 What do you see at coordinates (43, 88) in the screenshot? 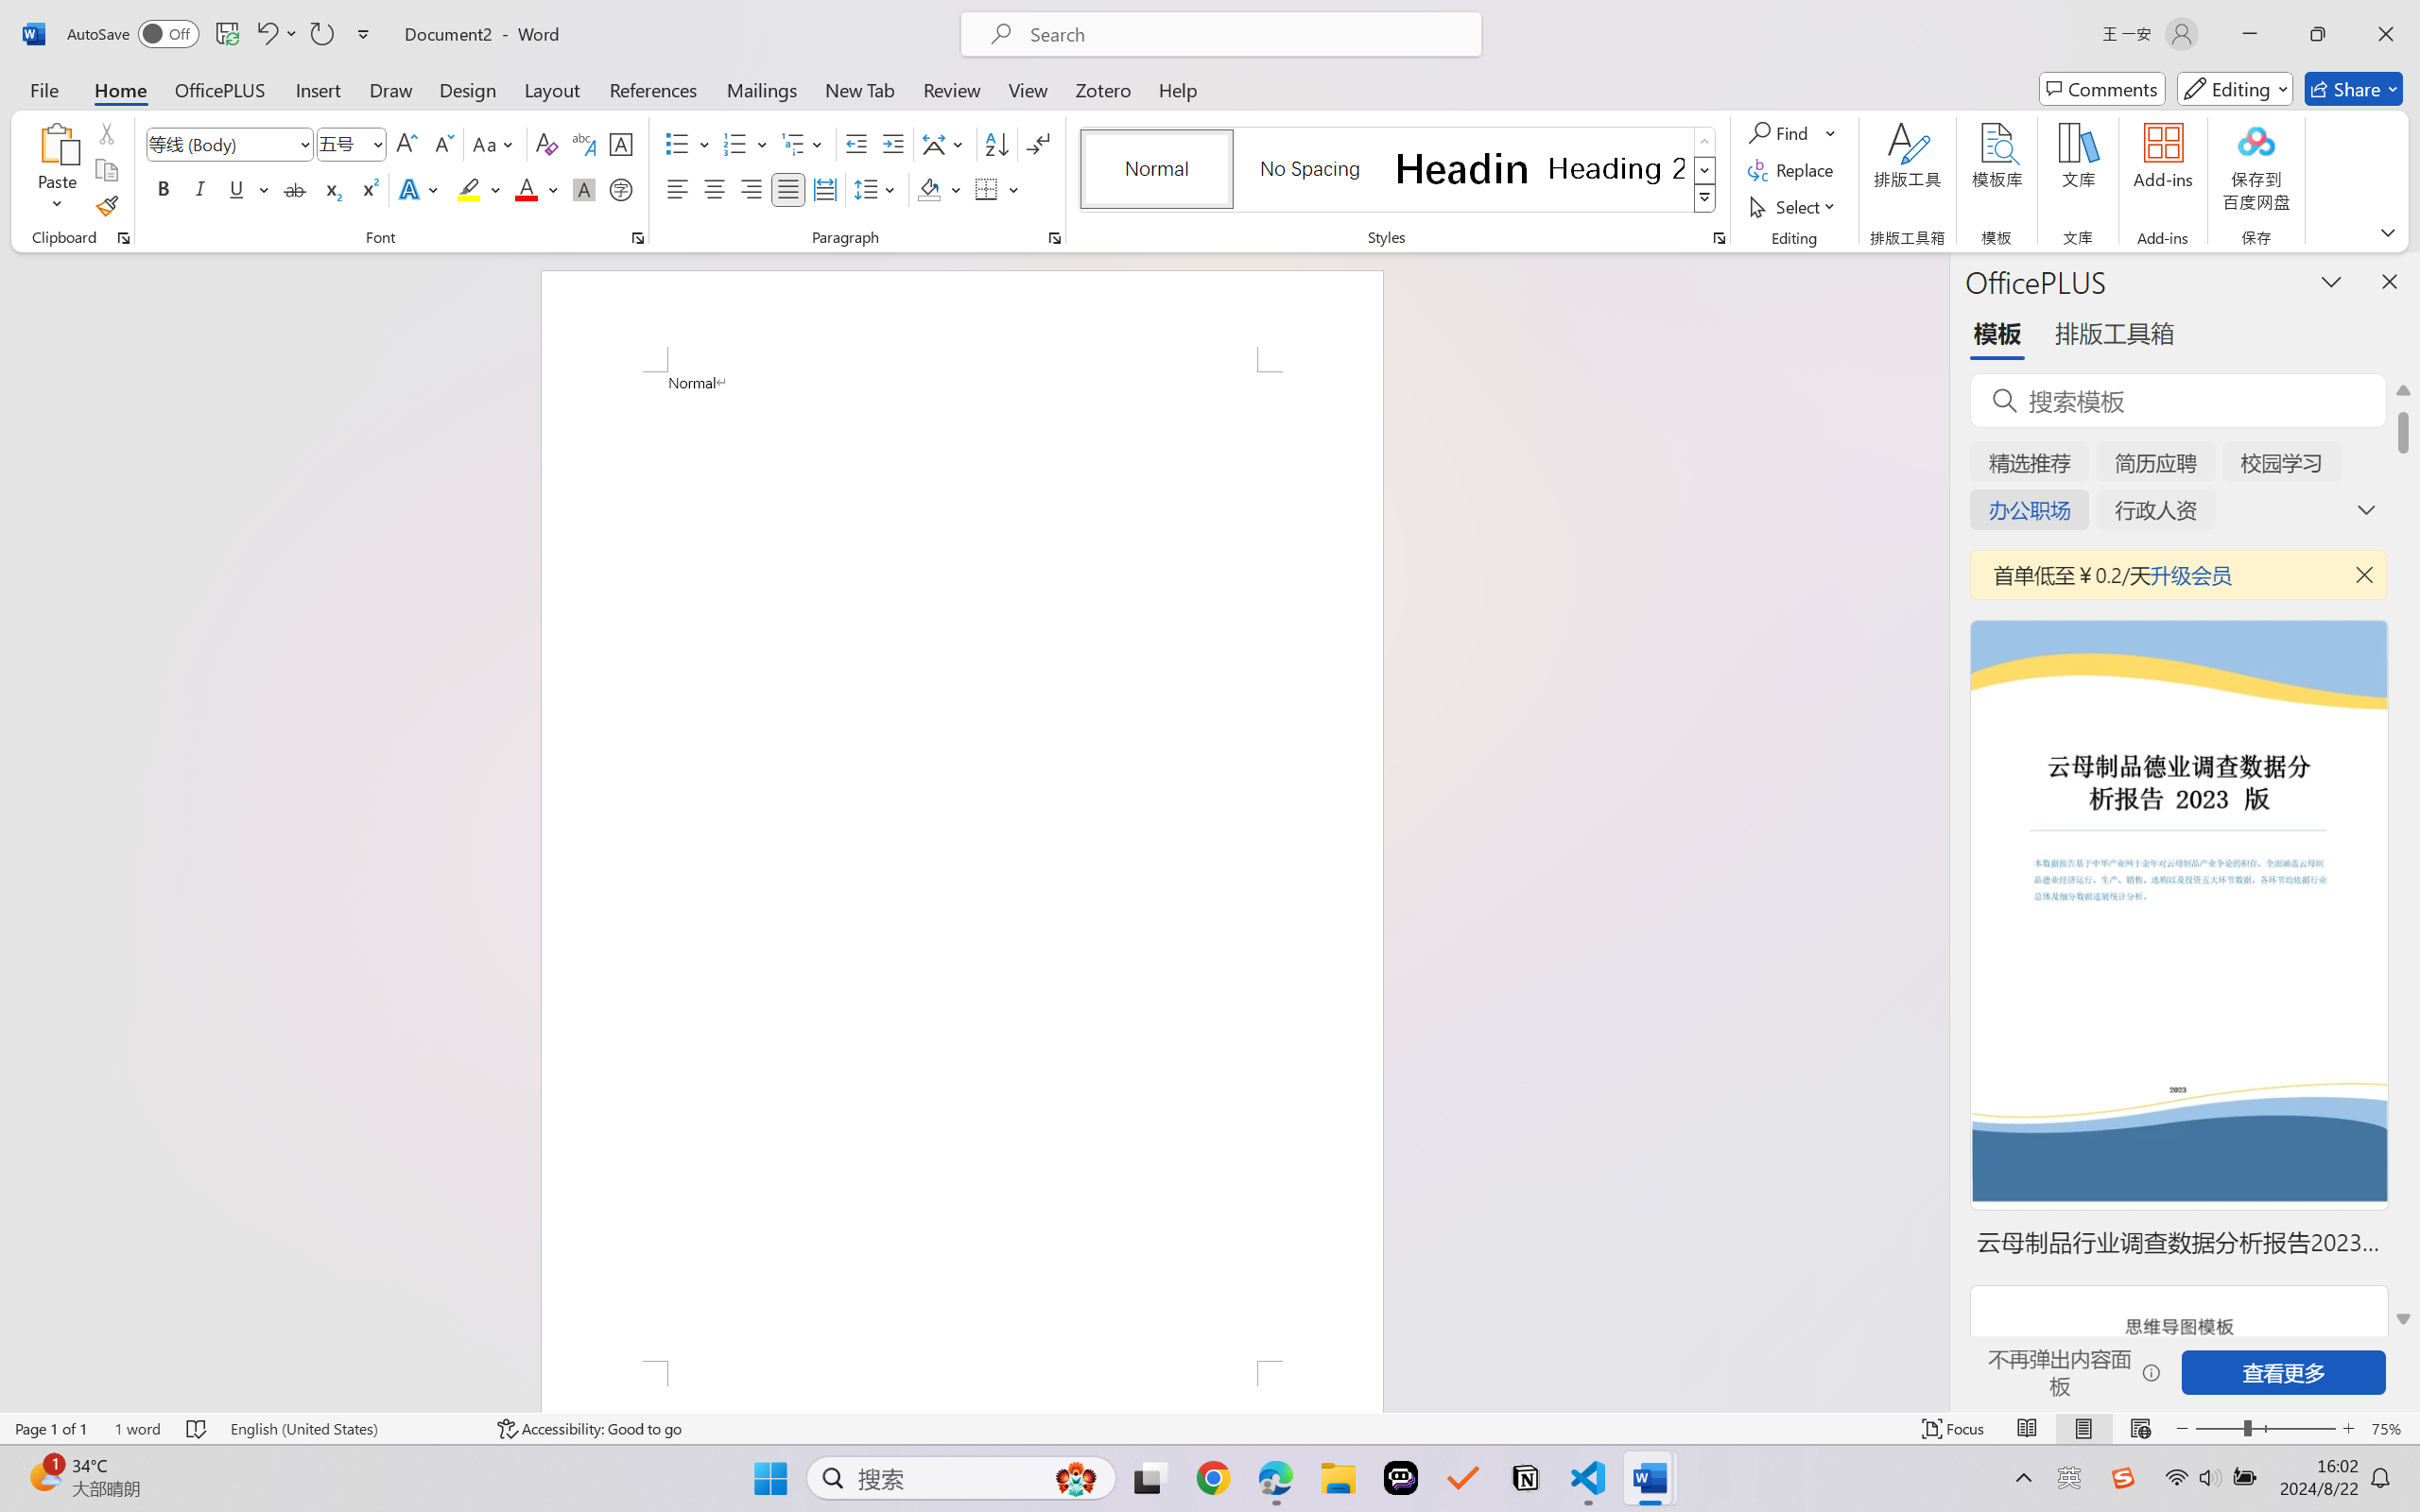
I see `'File Tab'` at bounding box center [43, 88].